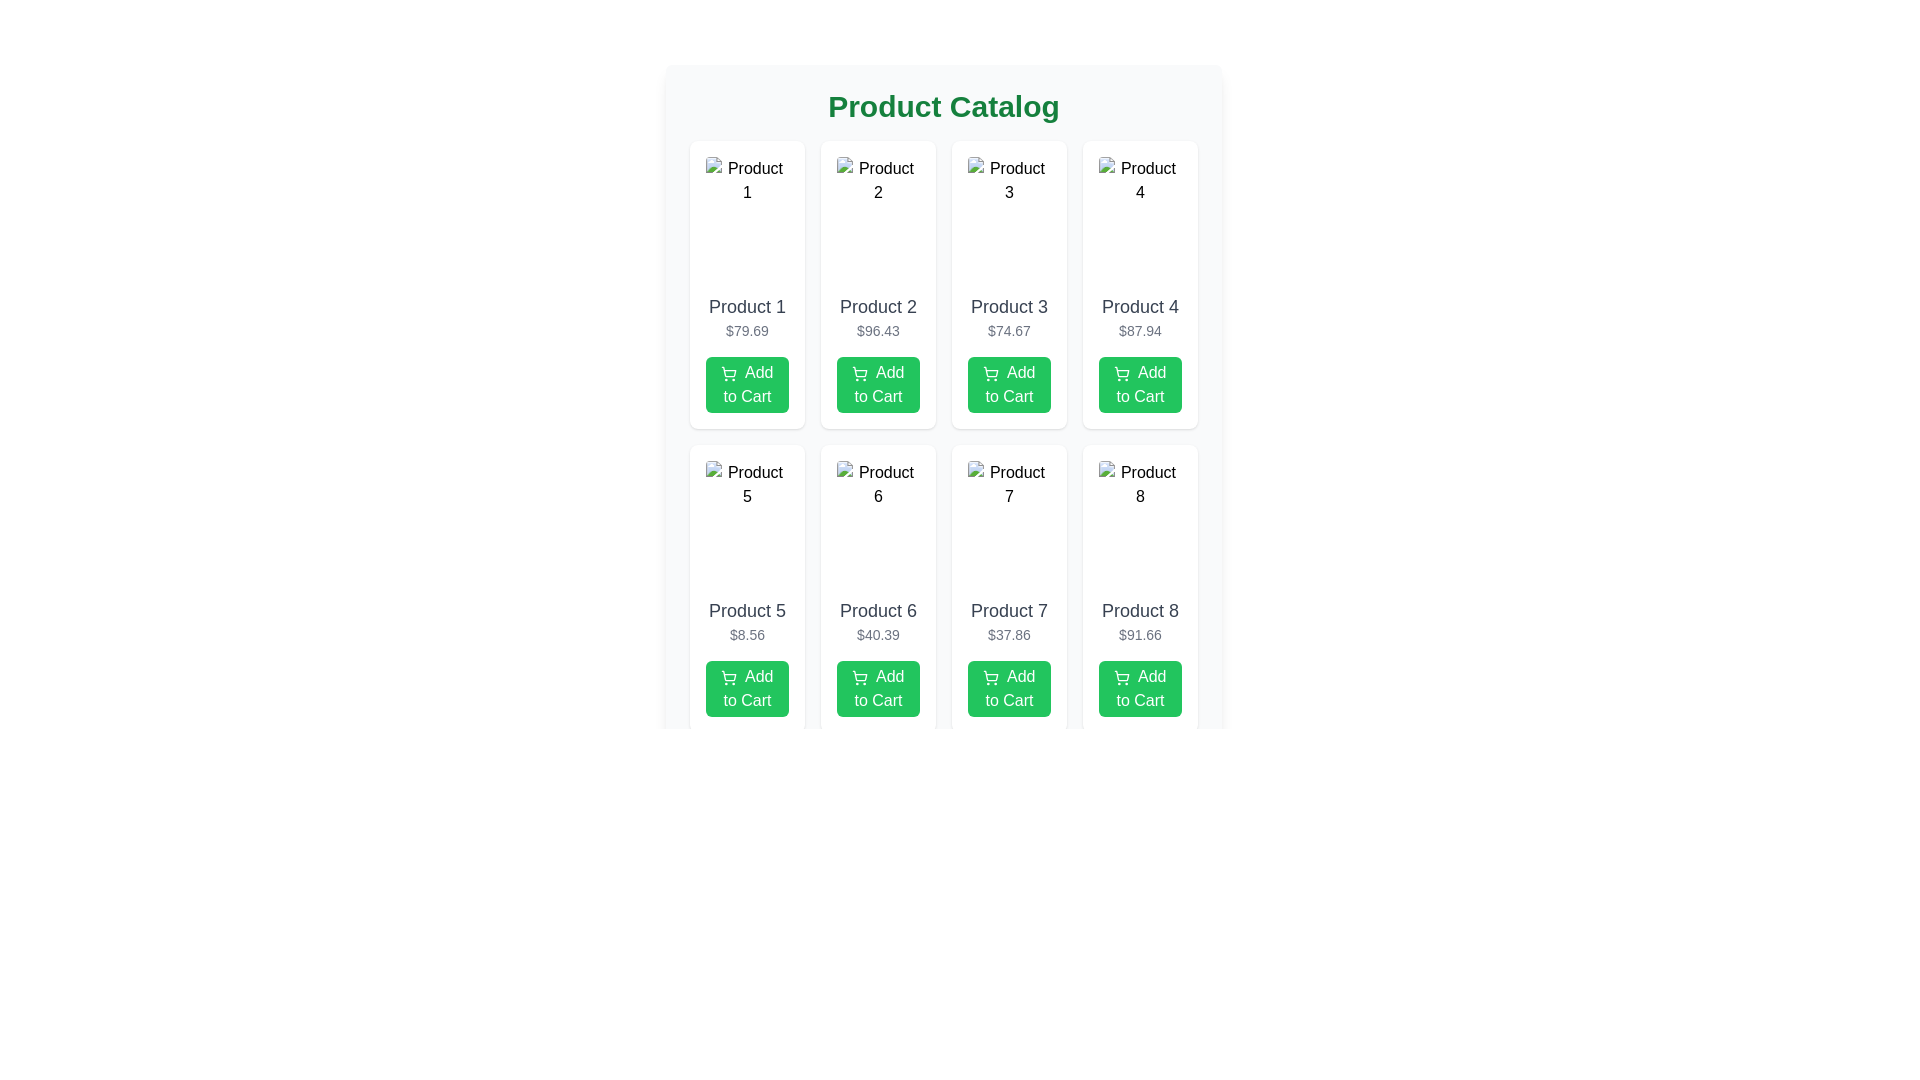 Image resolution: width=1920 pixels, height=1080 pixels. Describe the element at coordinates (1009, 285) in the screenshot. I see `product title 'Product 3' and price '$74.67' from the product card with a white background and rounded corners, located in the first row of a 4-column grid layout` at that location.